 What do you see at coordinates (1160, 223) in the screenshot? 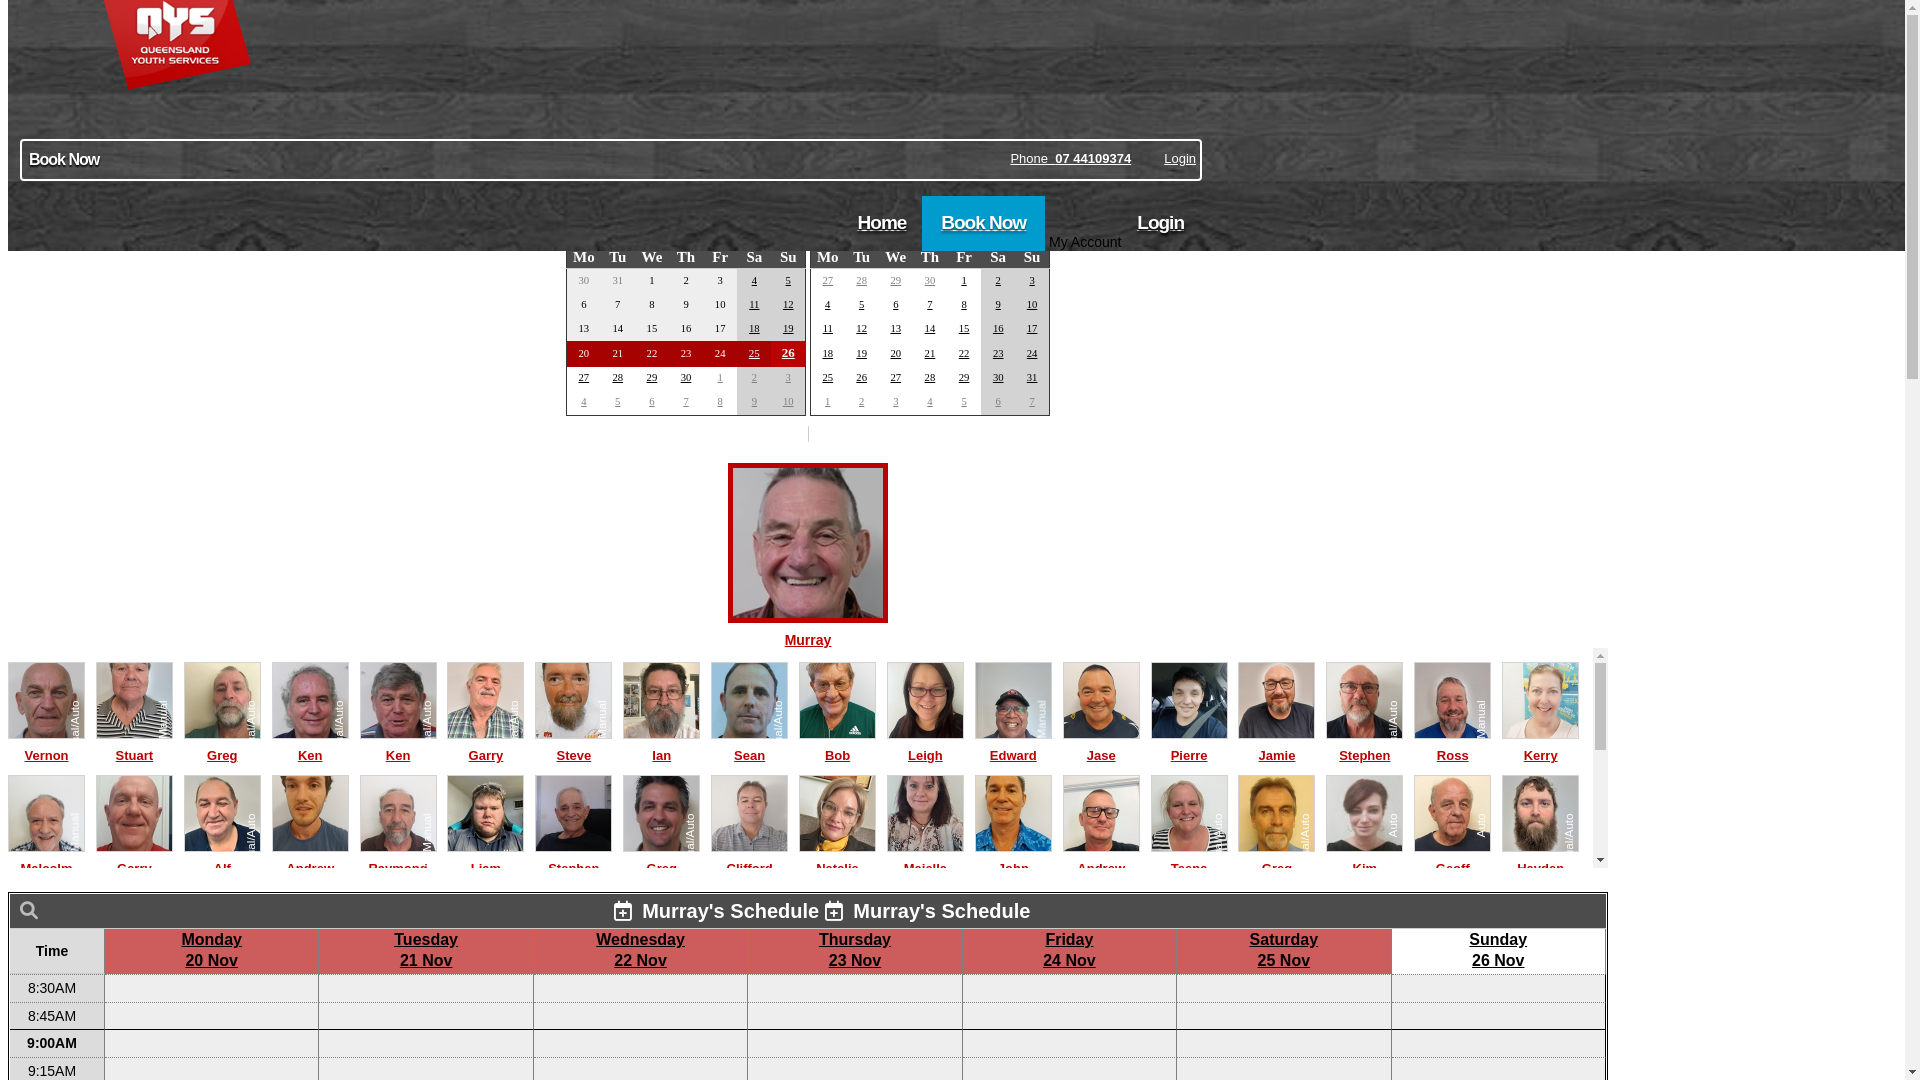
I see `'Login'` at bounding box center [1160, 223].